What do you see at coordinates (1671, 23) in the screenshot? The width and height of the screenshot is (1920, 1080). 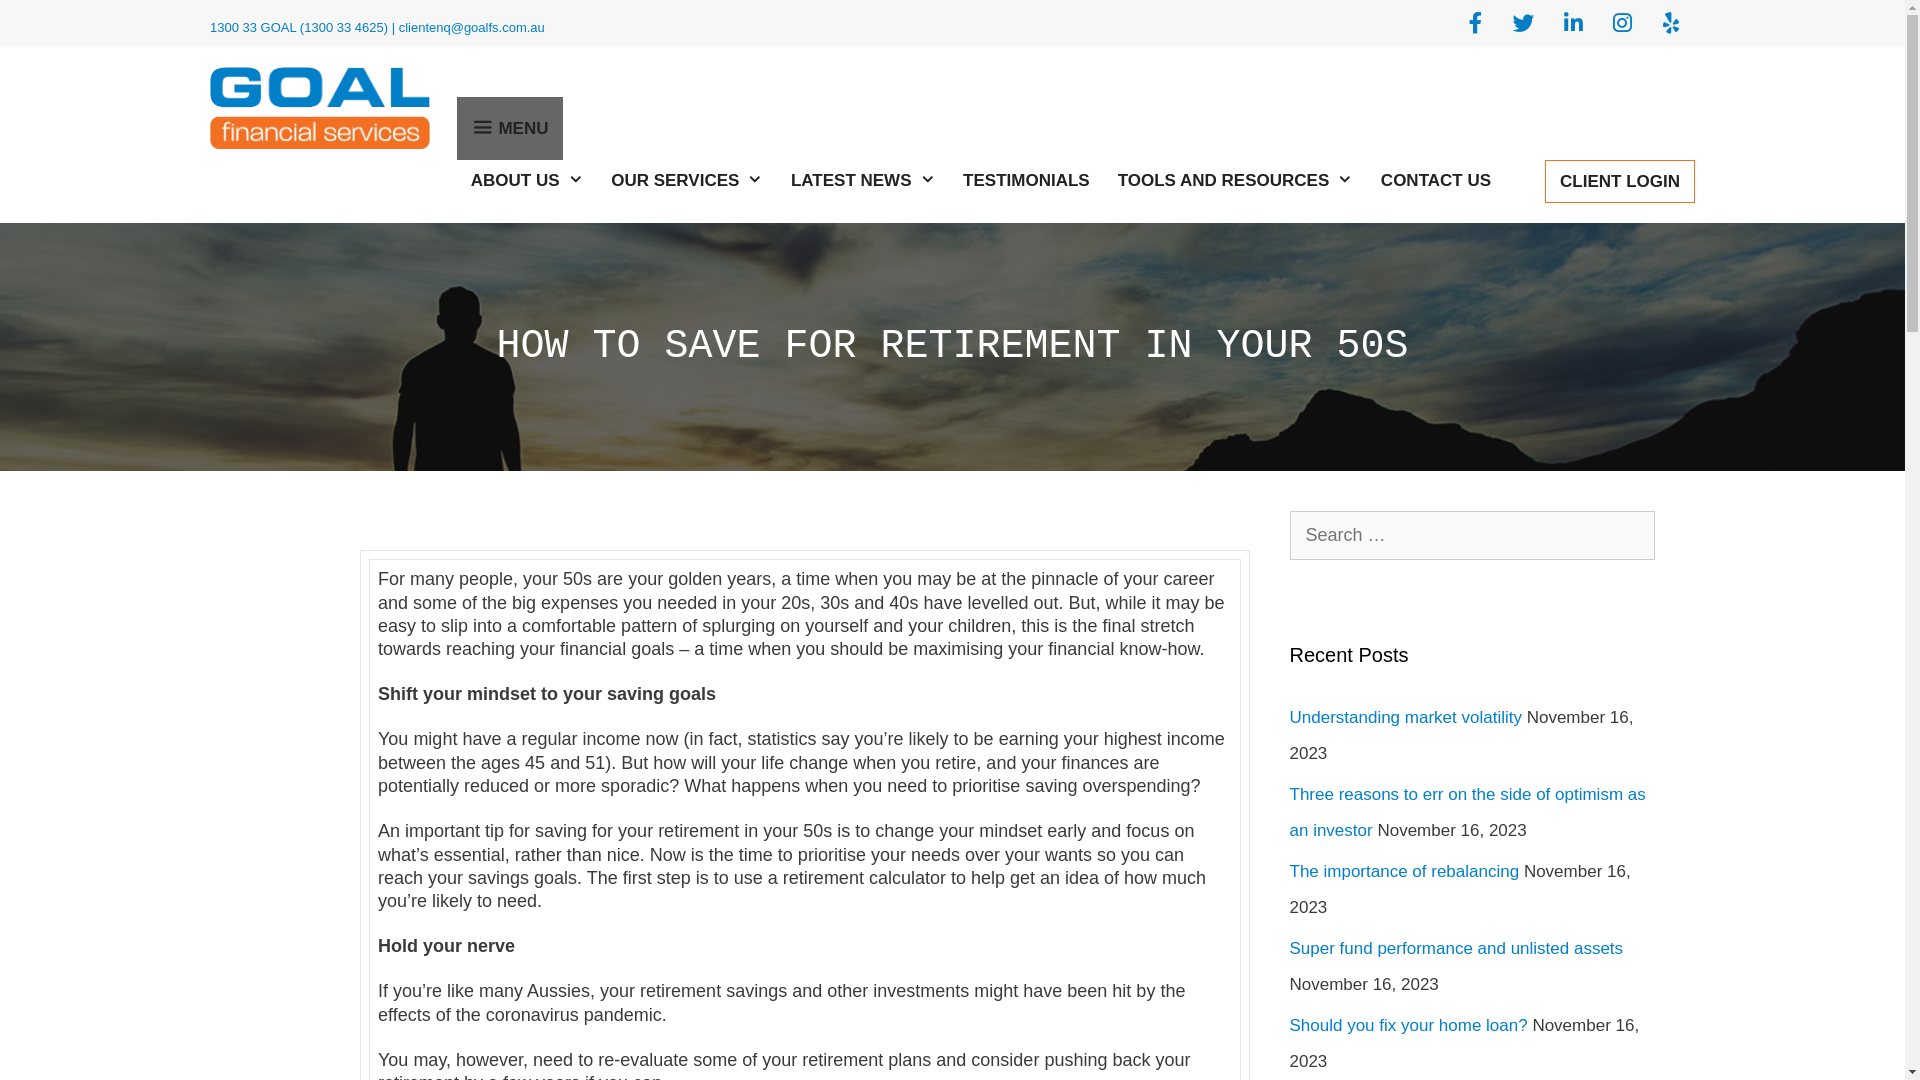 I see `'Goal Financial Services on Yelp'` at bounding box center [1671, 23].